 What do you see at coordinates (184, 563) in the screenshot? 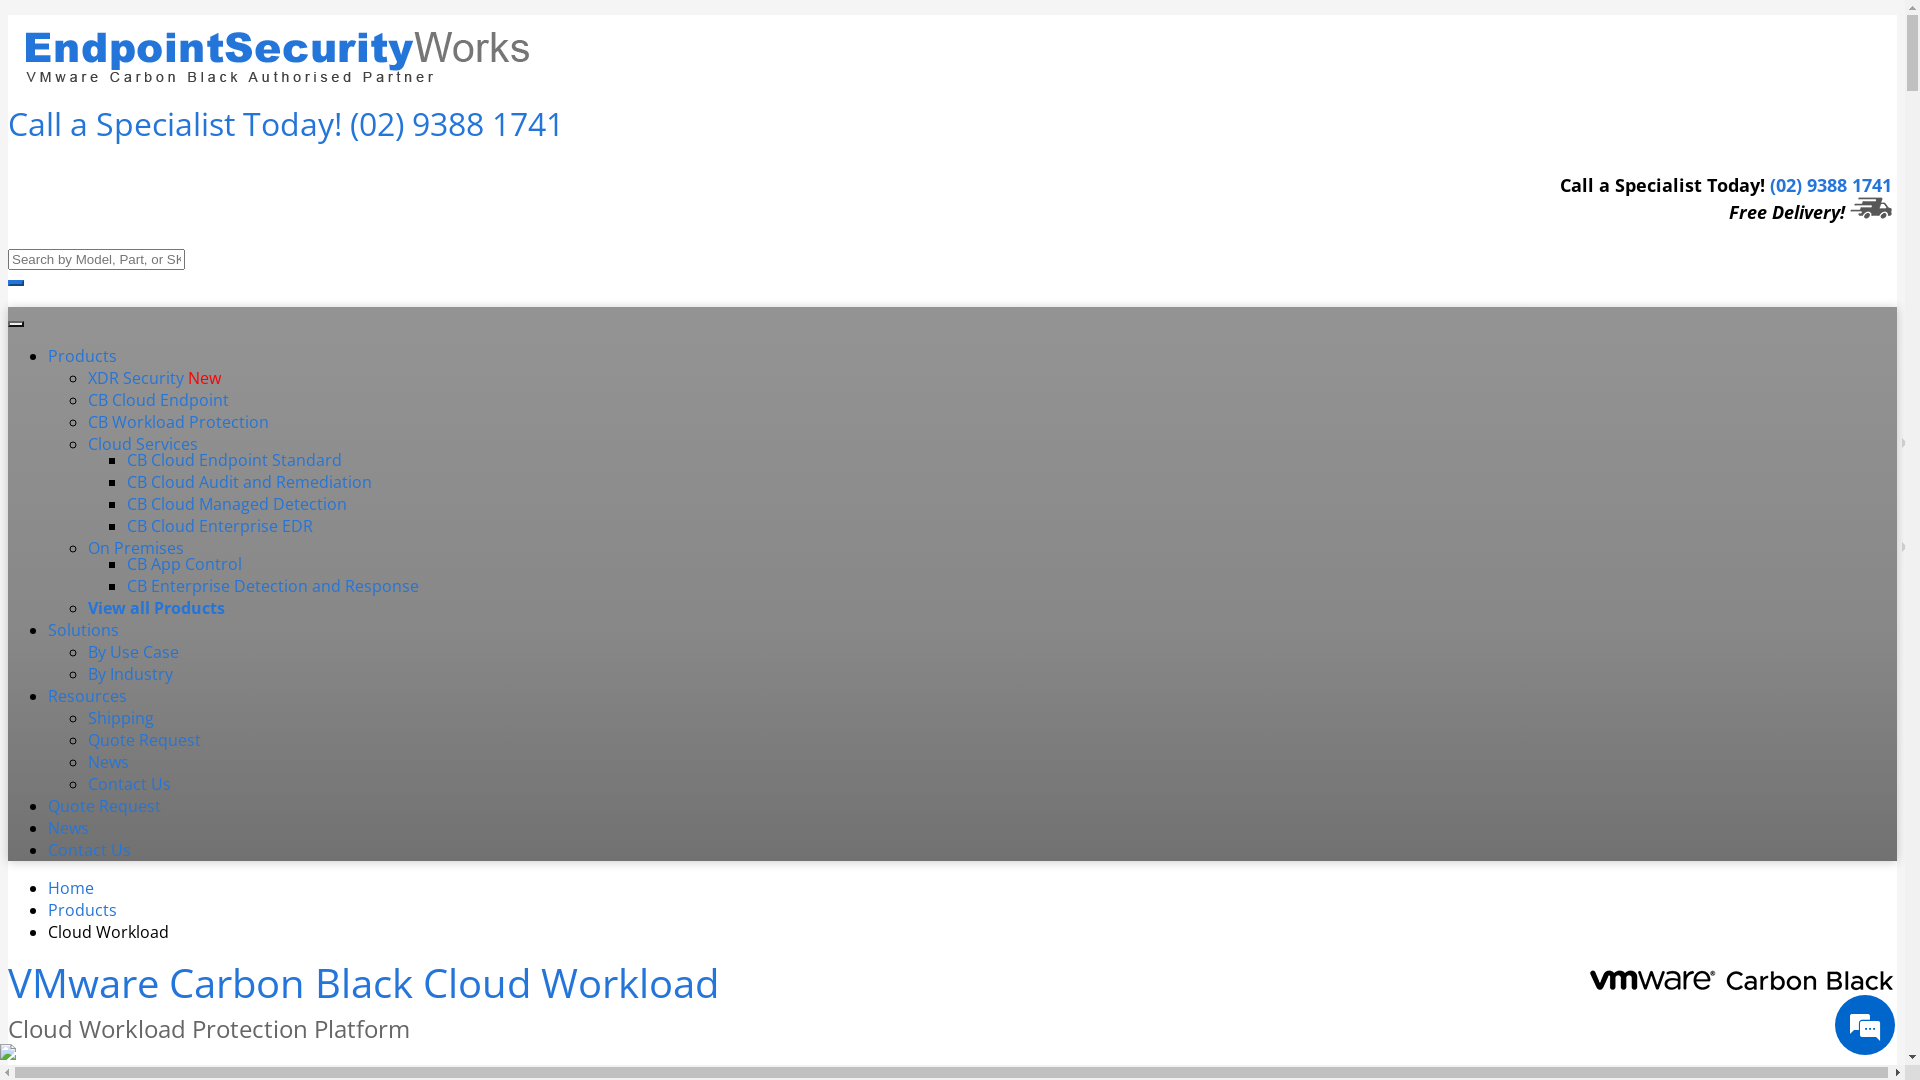
I see `'CB App Control'` at bounding box center [184, 563].